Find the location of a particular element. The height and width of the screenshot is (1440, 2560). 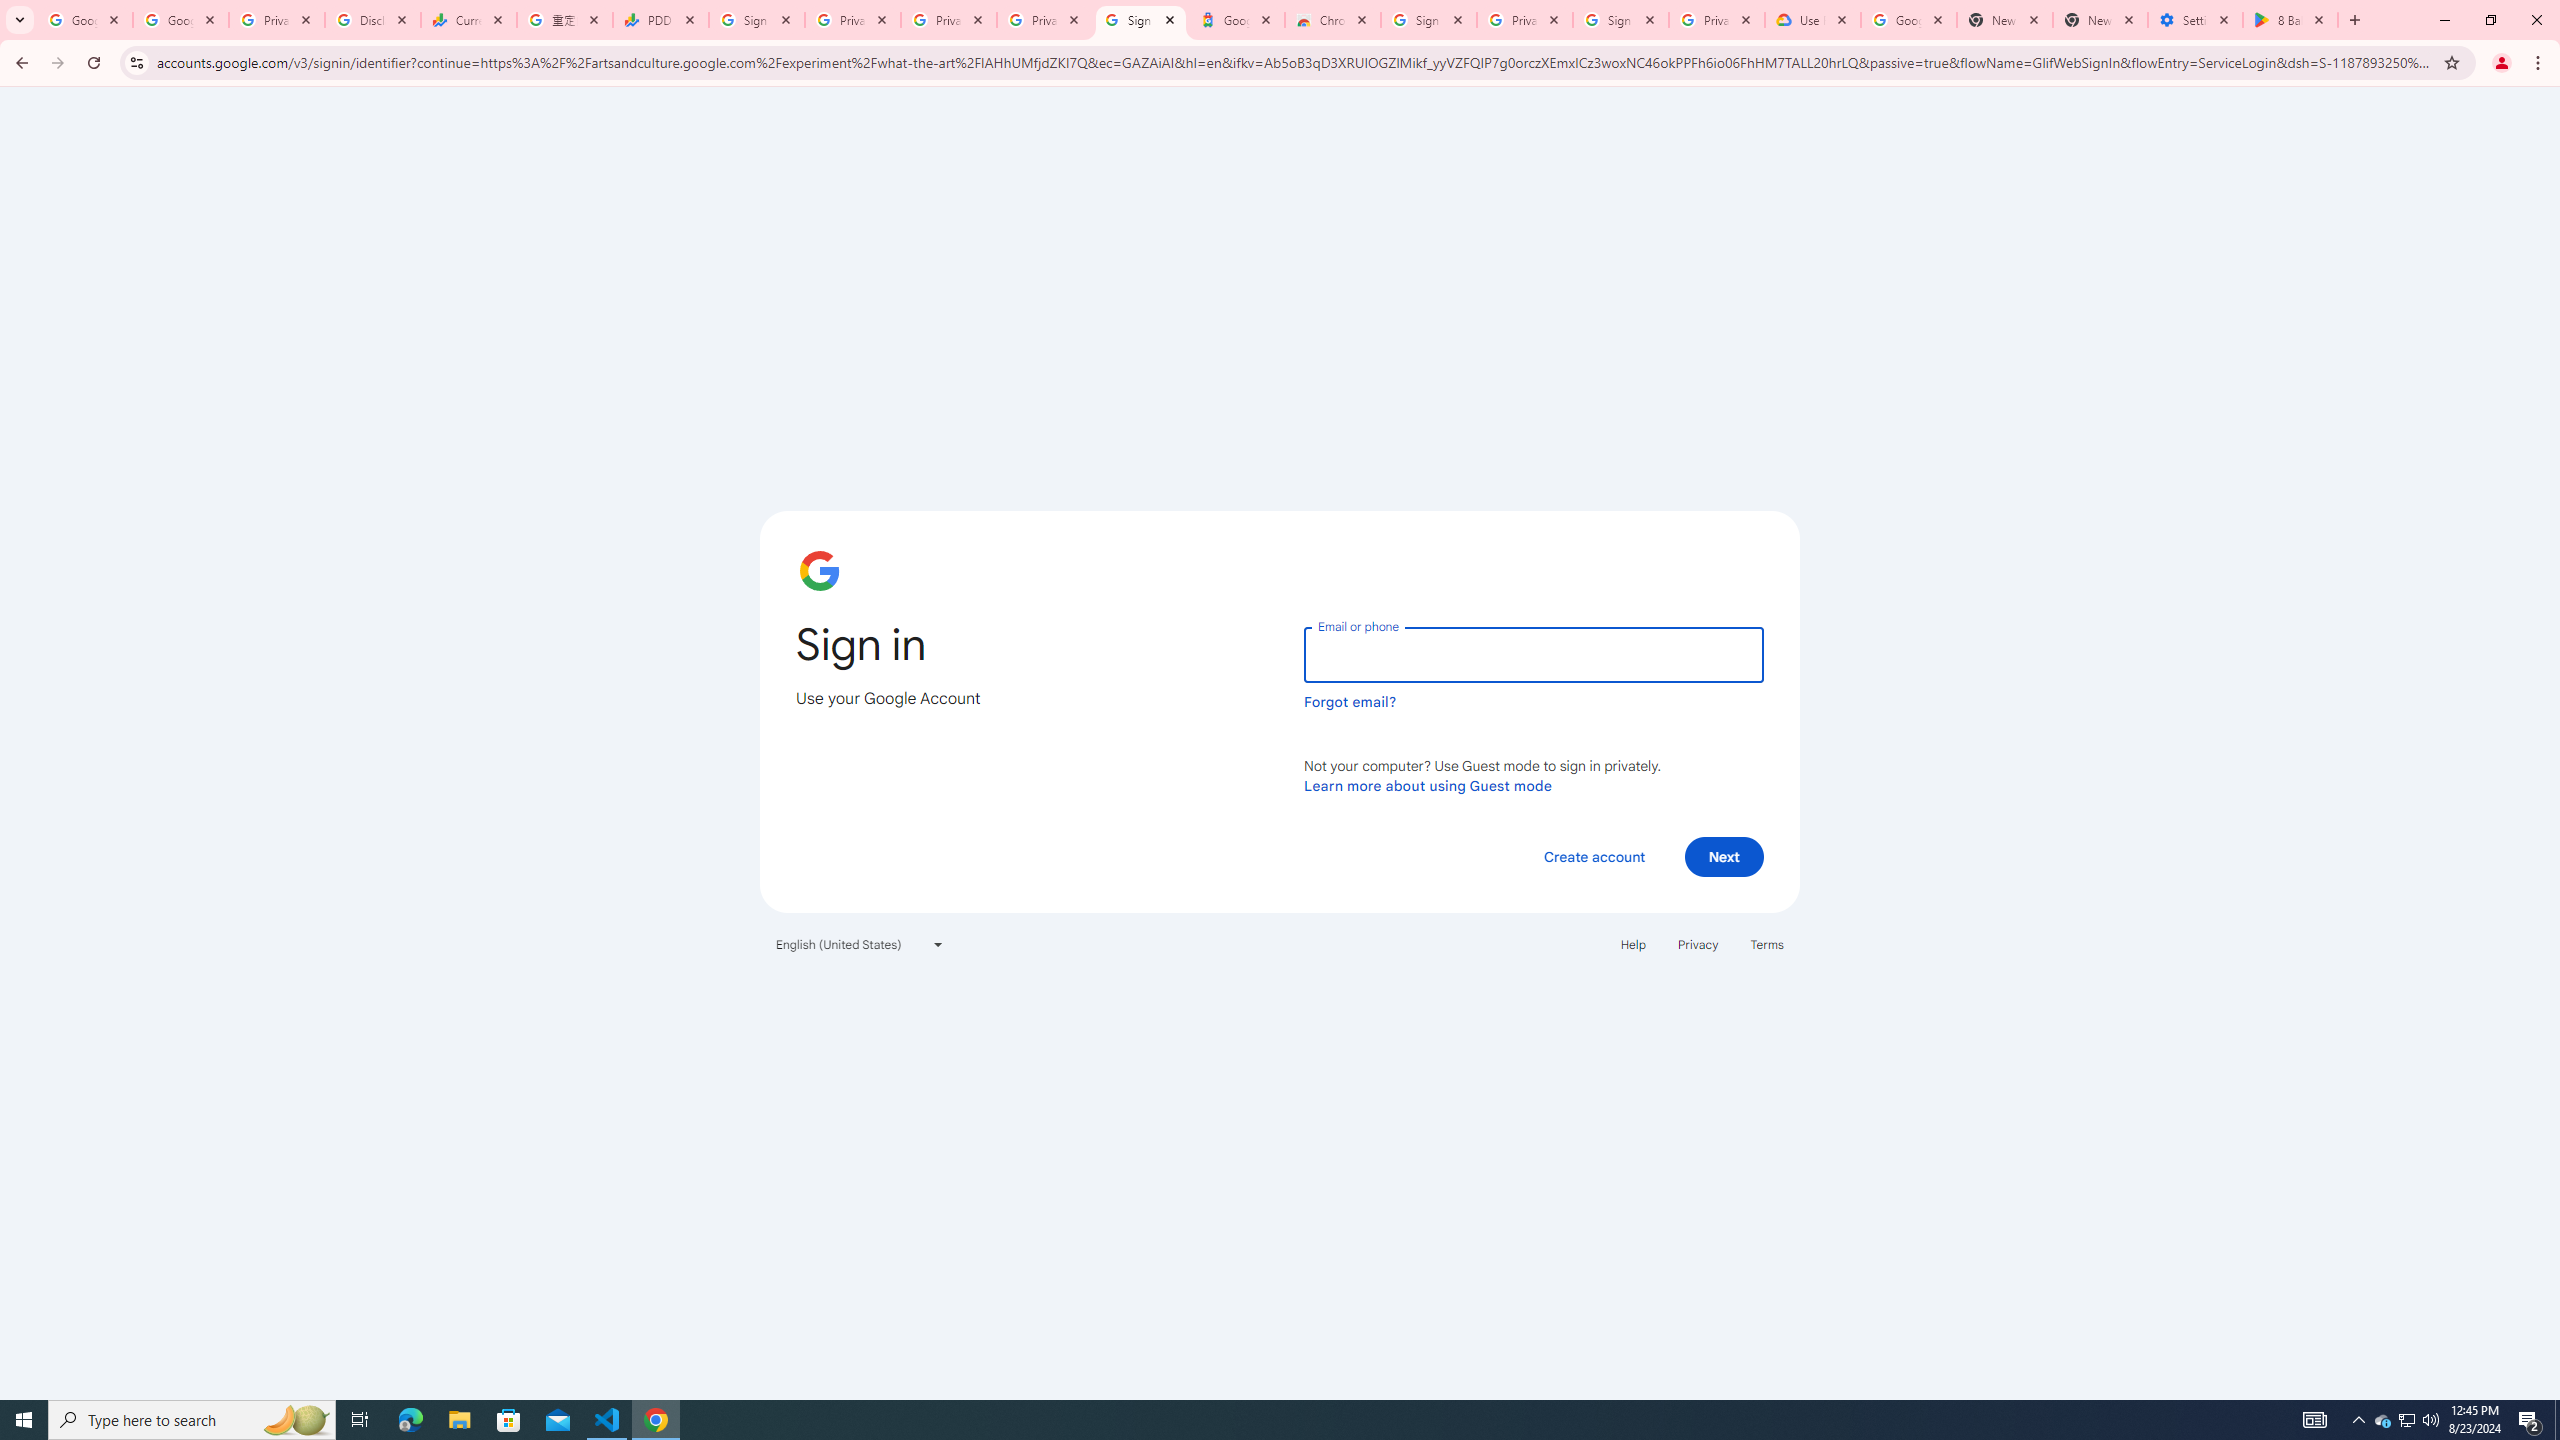

'Forgot email?' is located at coordinates (1349, 701).